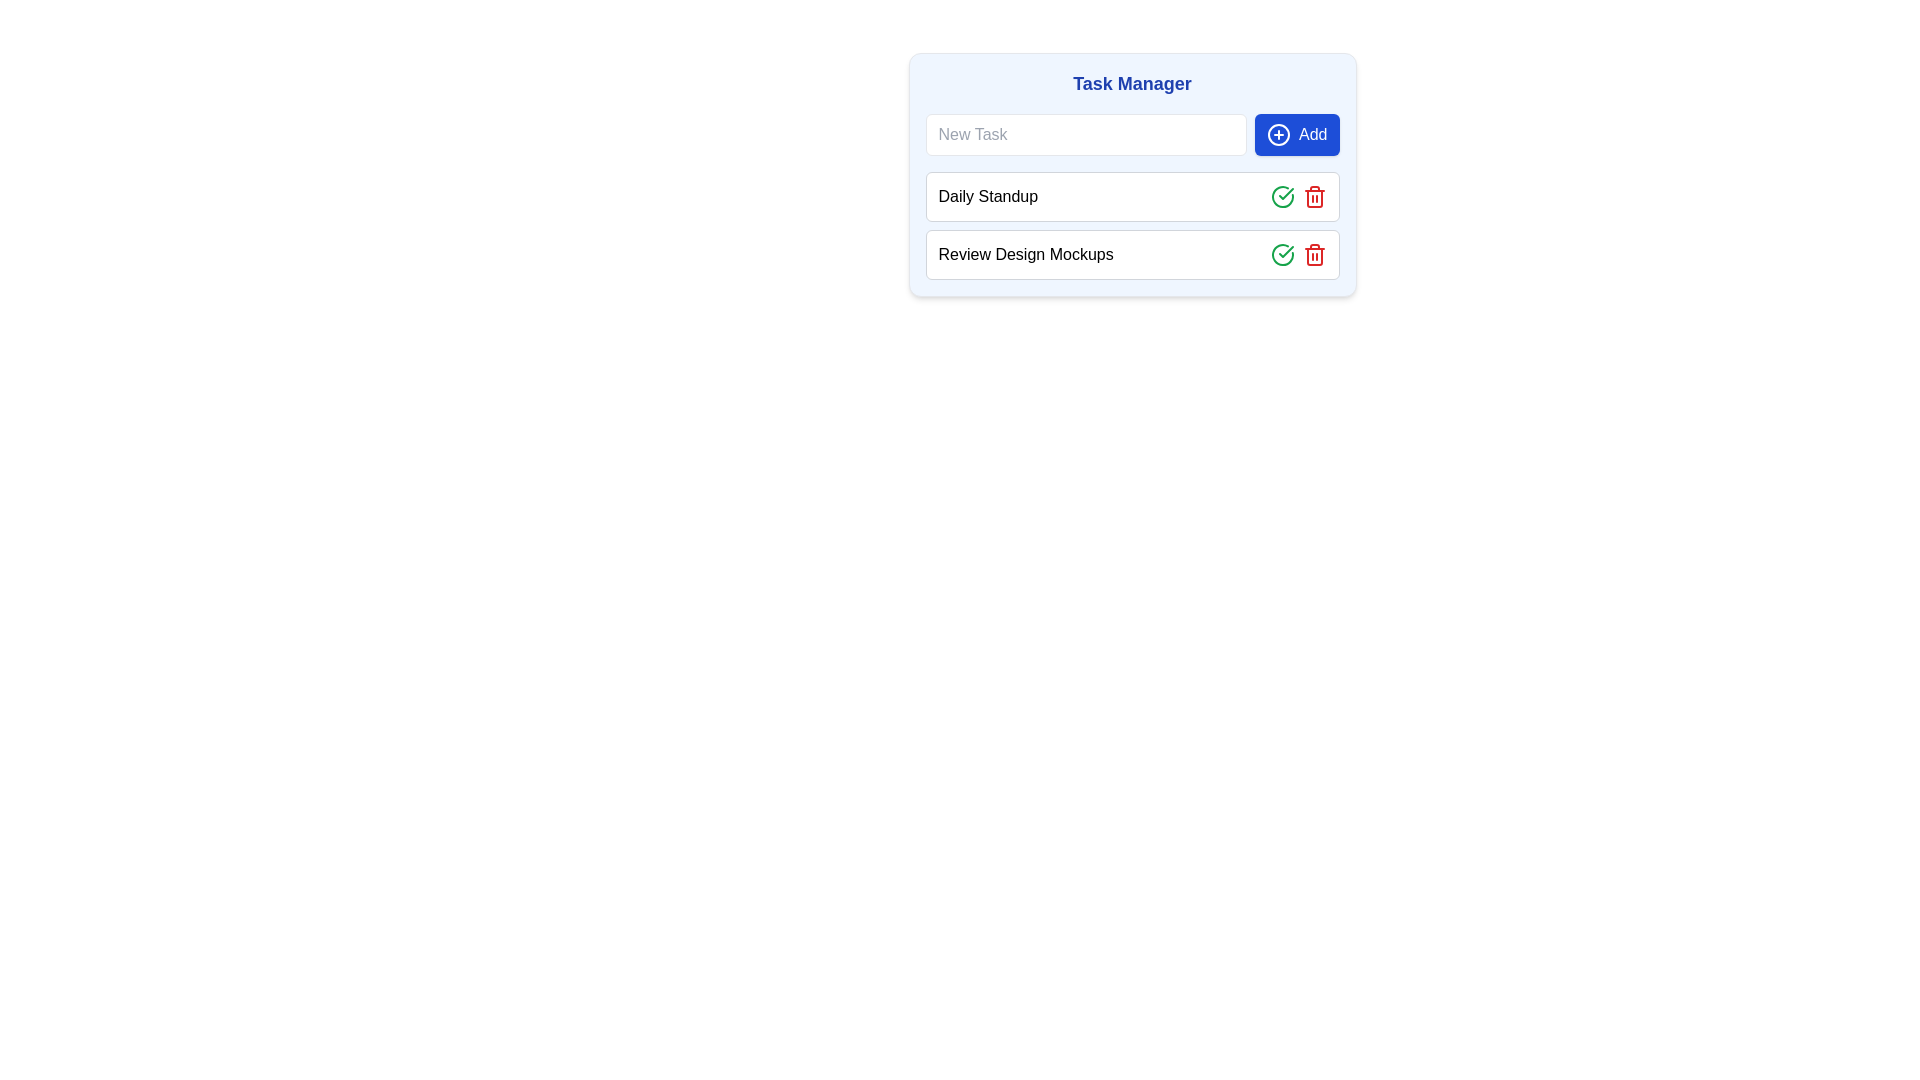 This screenshot has height=1080, width=1920. I want to click on the green circular icon with a checkmark inside it, located in the 'Review Design Mockups' task row, to mark the task as complete, so click(1282, 196).